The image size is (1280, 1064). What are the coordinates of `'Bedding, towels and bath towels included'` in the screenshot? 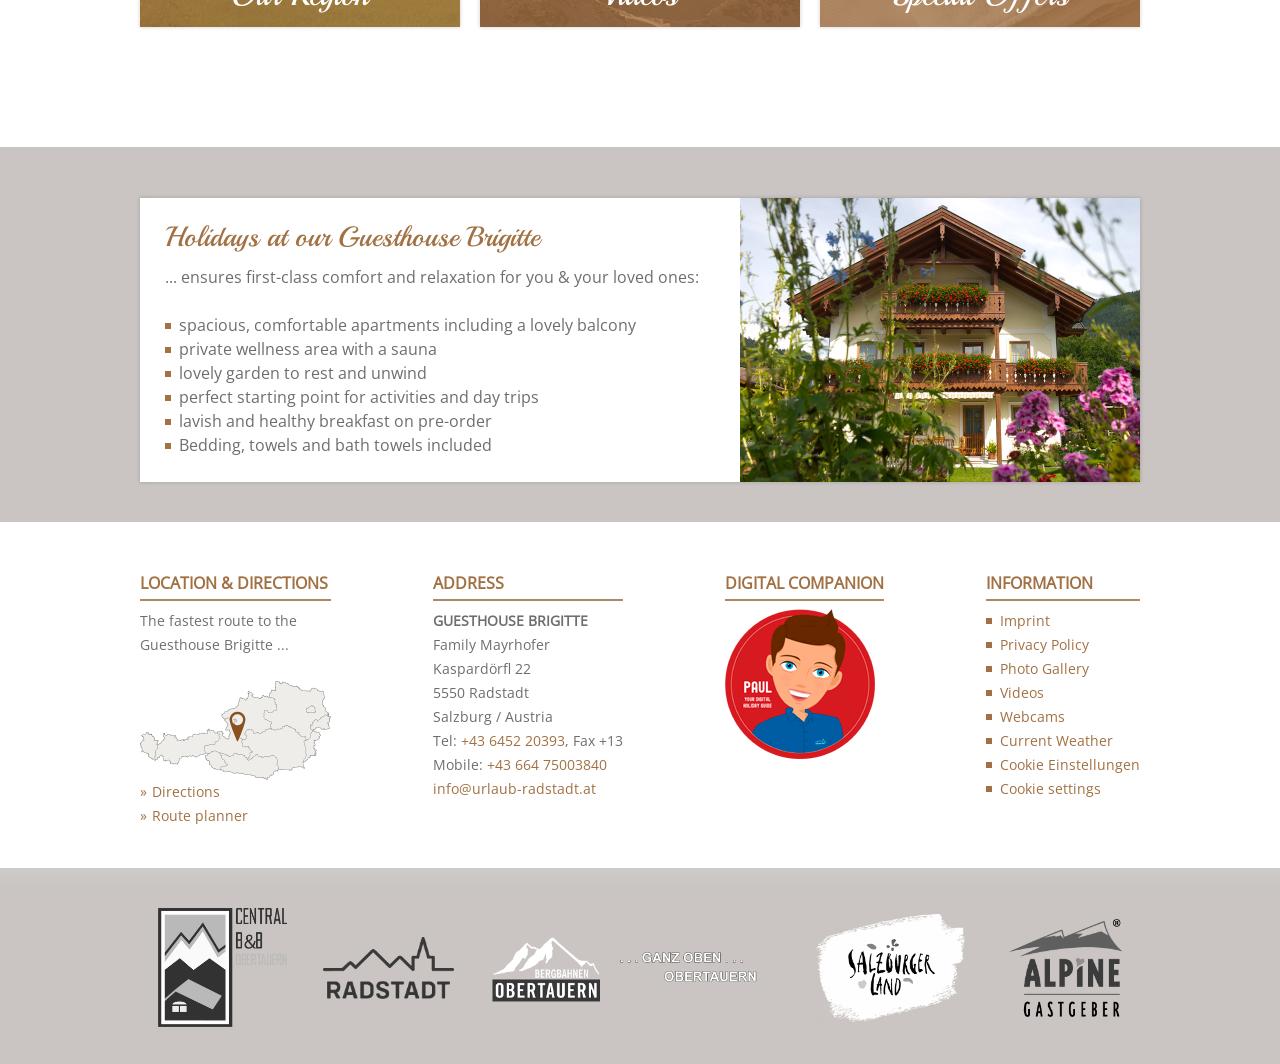 It's located at (335, 446).